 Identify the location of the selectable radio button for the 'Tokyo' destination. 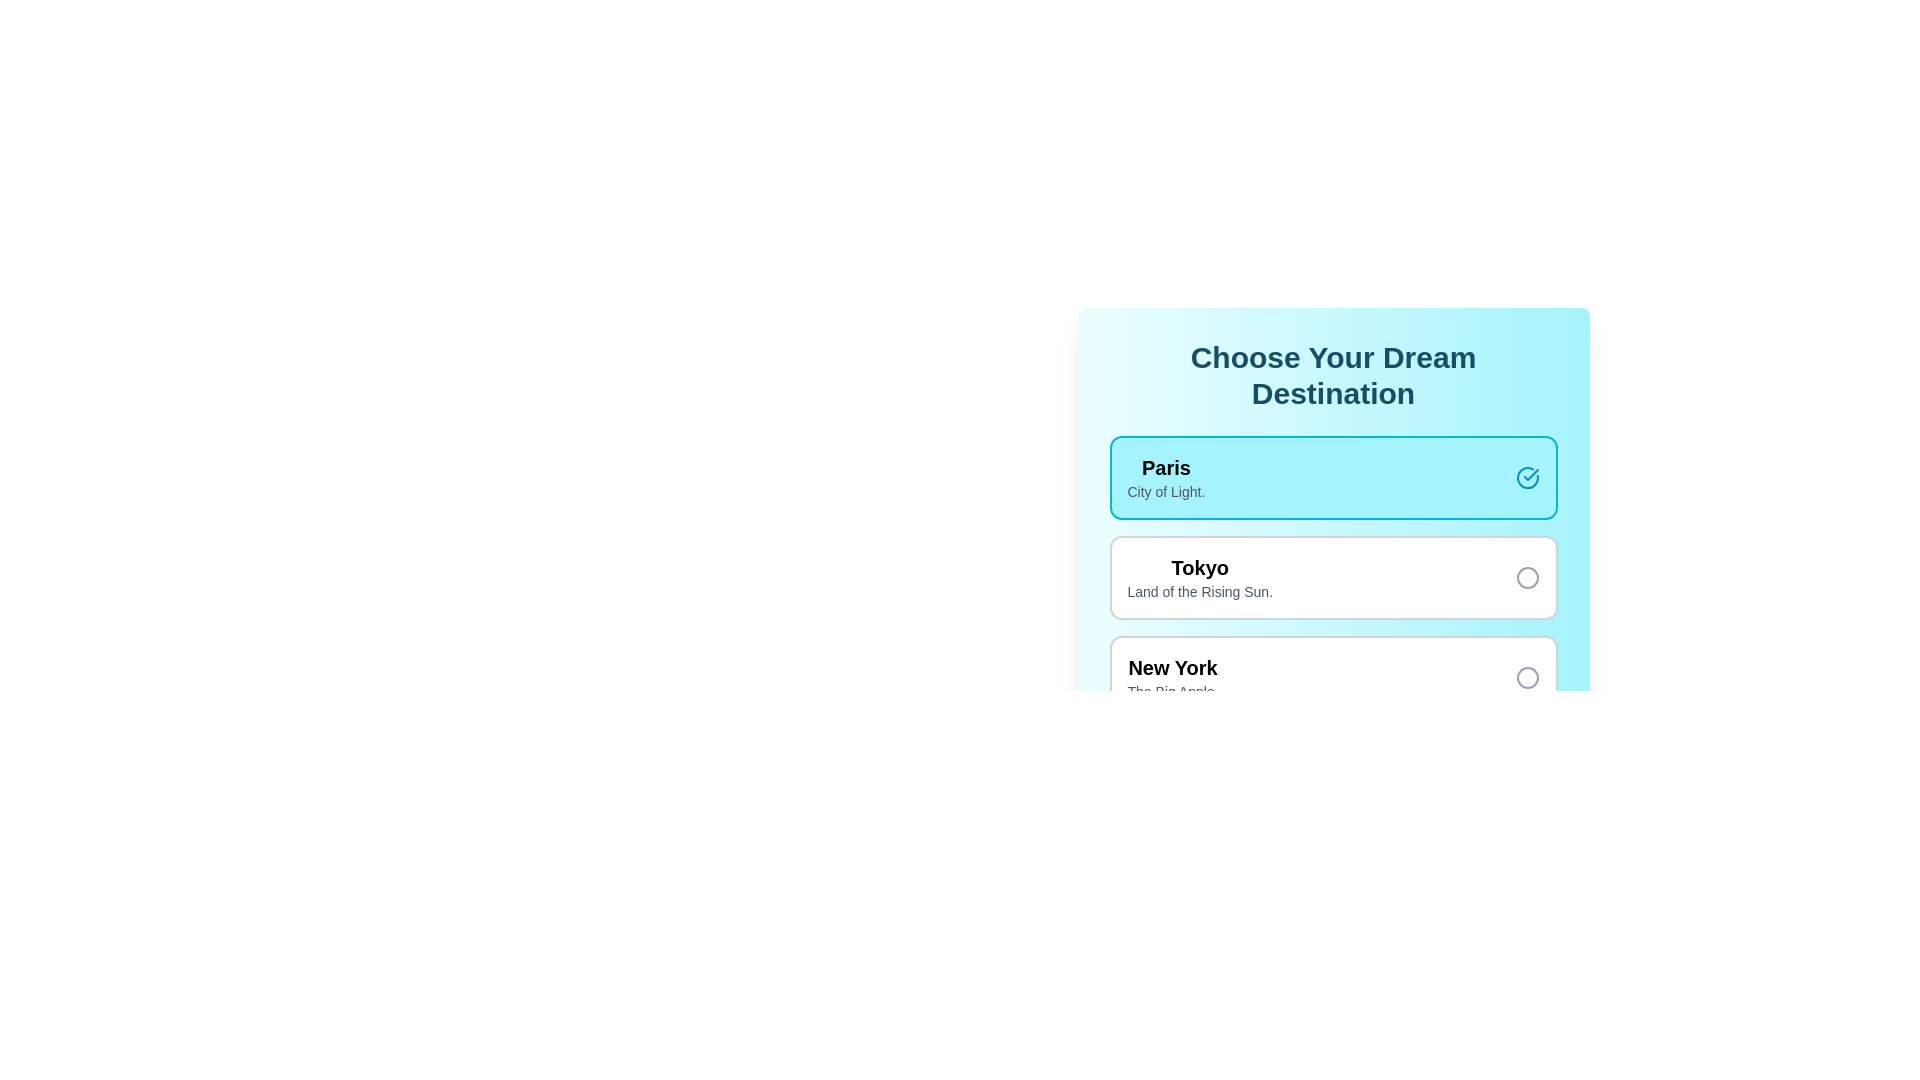
(1526, 578).